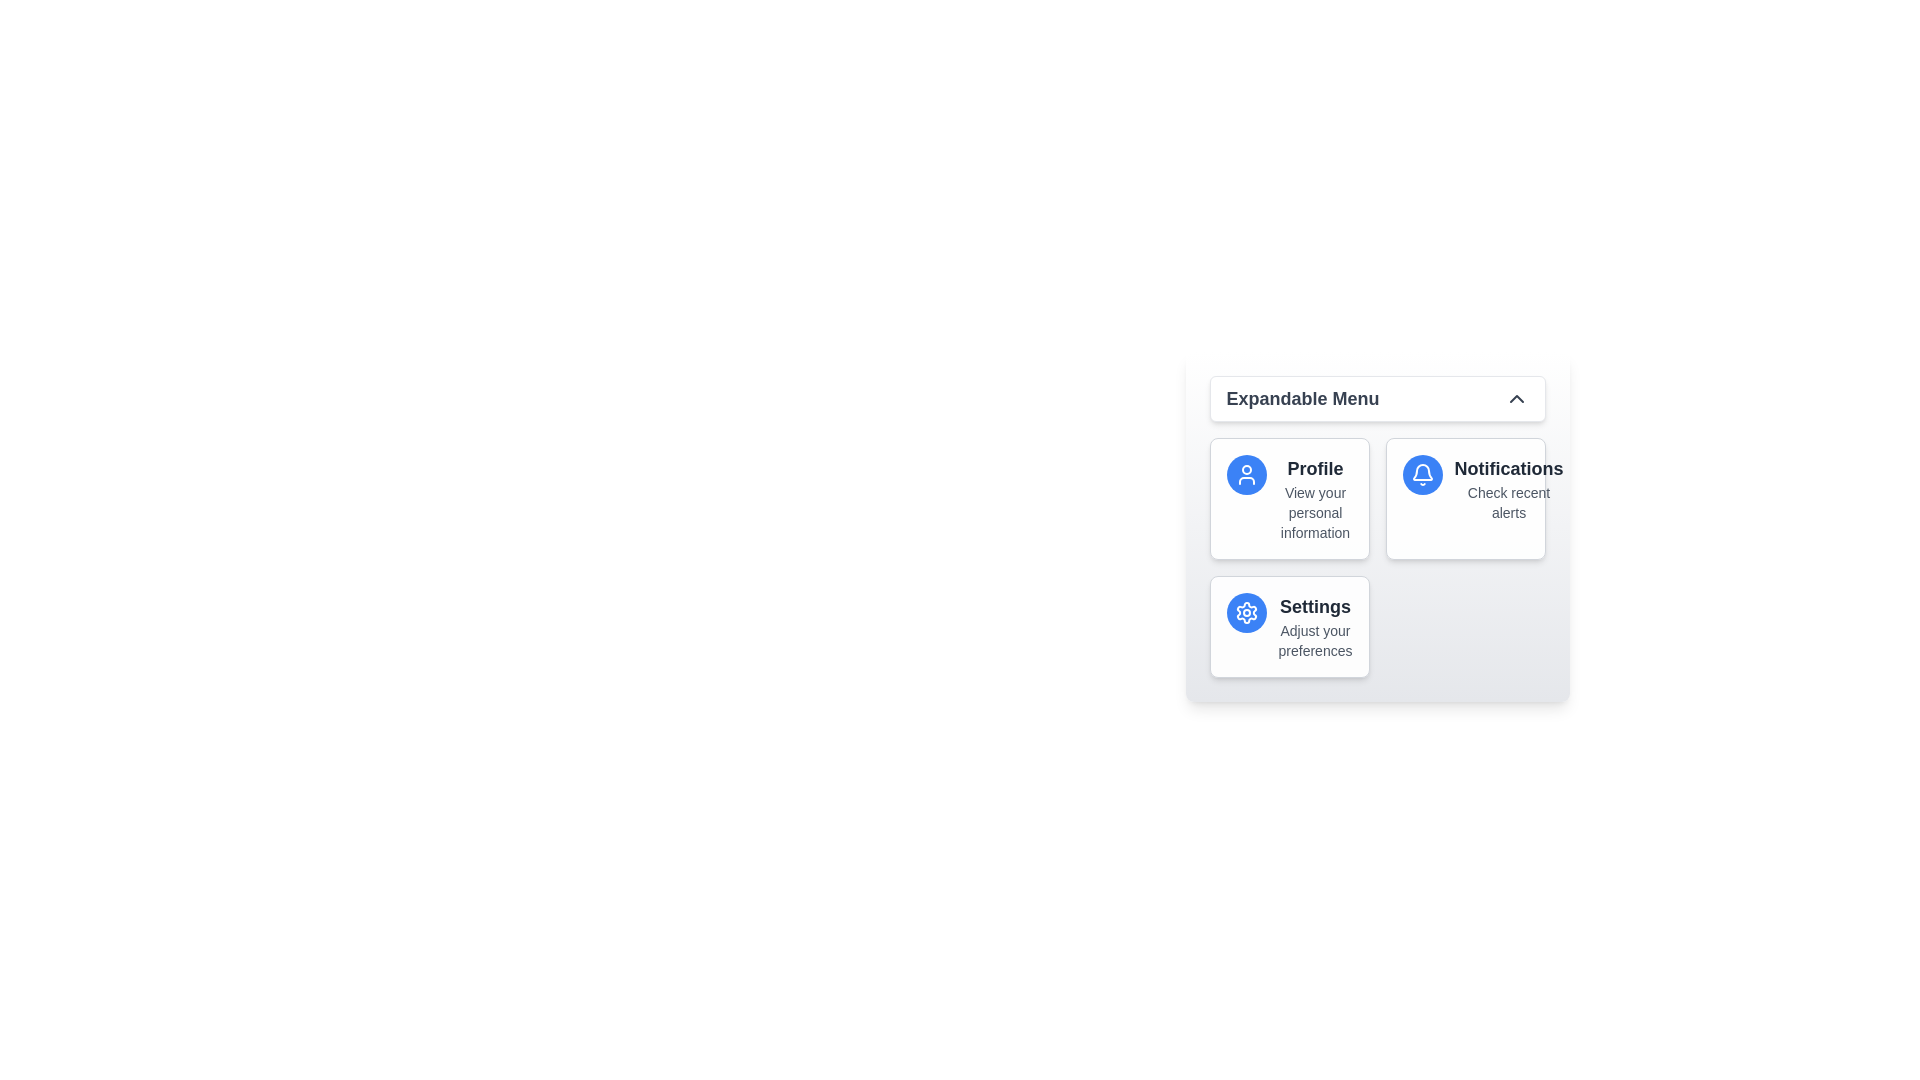 The height and width of the screenshot is (1080, 1920). What do you see at coordinates (1465, 497) in the screenshot?
I see `the menu item labeled Notifications` at bounding box center [1465, 497].